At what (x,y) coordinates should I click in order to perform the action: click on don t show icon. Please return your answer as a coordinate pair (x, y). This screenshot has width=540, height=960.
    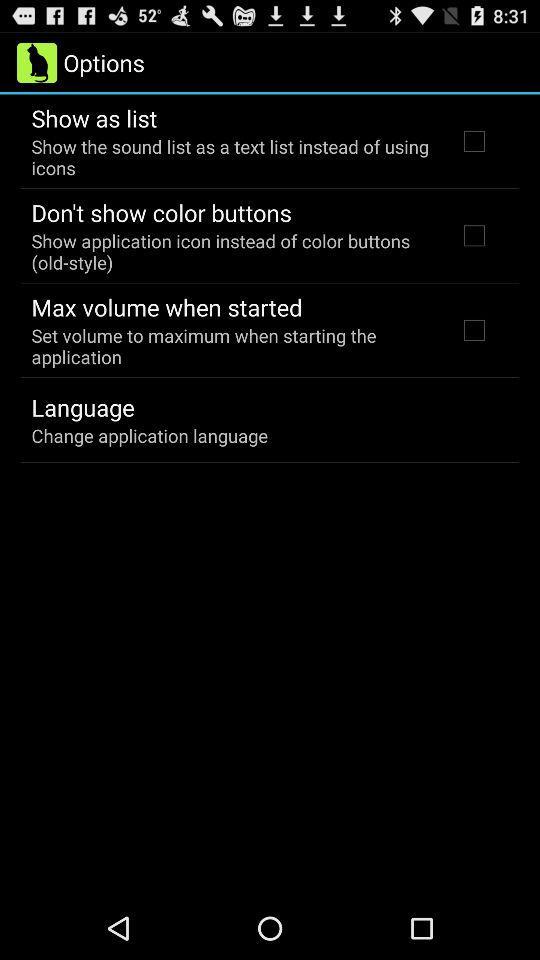
    Looking at the image, I should click on (160, 212).